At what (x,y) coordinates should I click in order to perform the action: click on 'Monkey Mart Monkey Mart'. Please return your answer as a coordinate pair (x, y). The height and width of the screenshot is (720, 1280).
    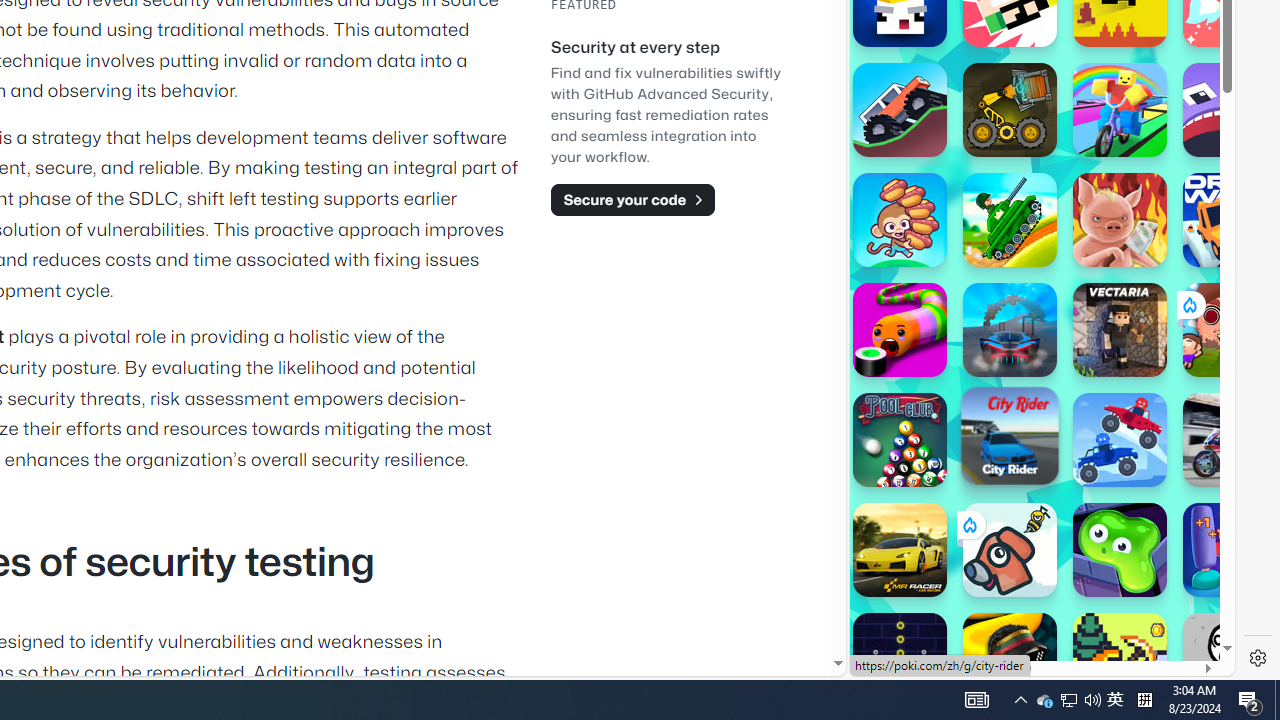
    Looking at the image, I should click on (898, 219).